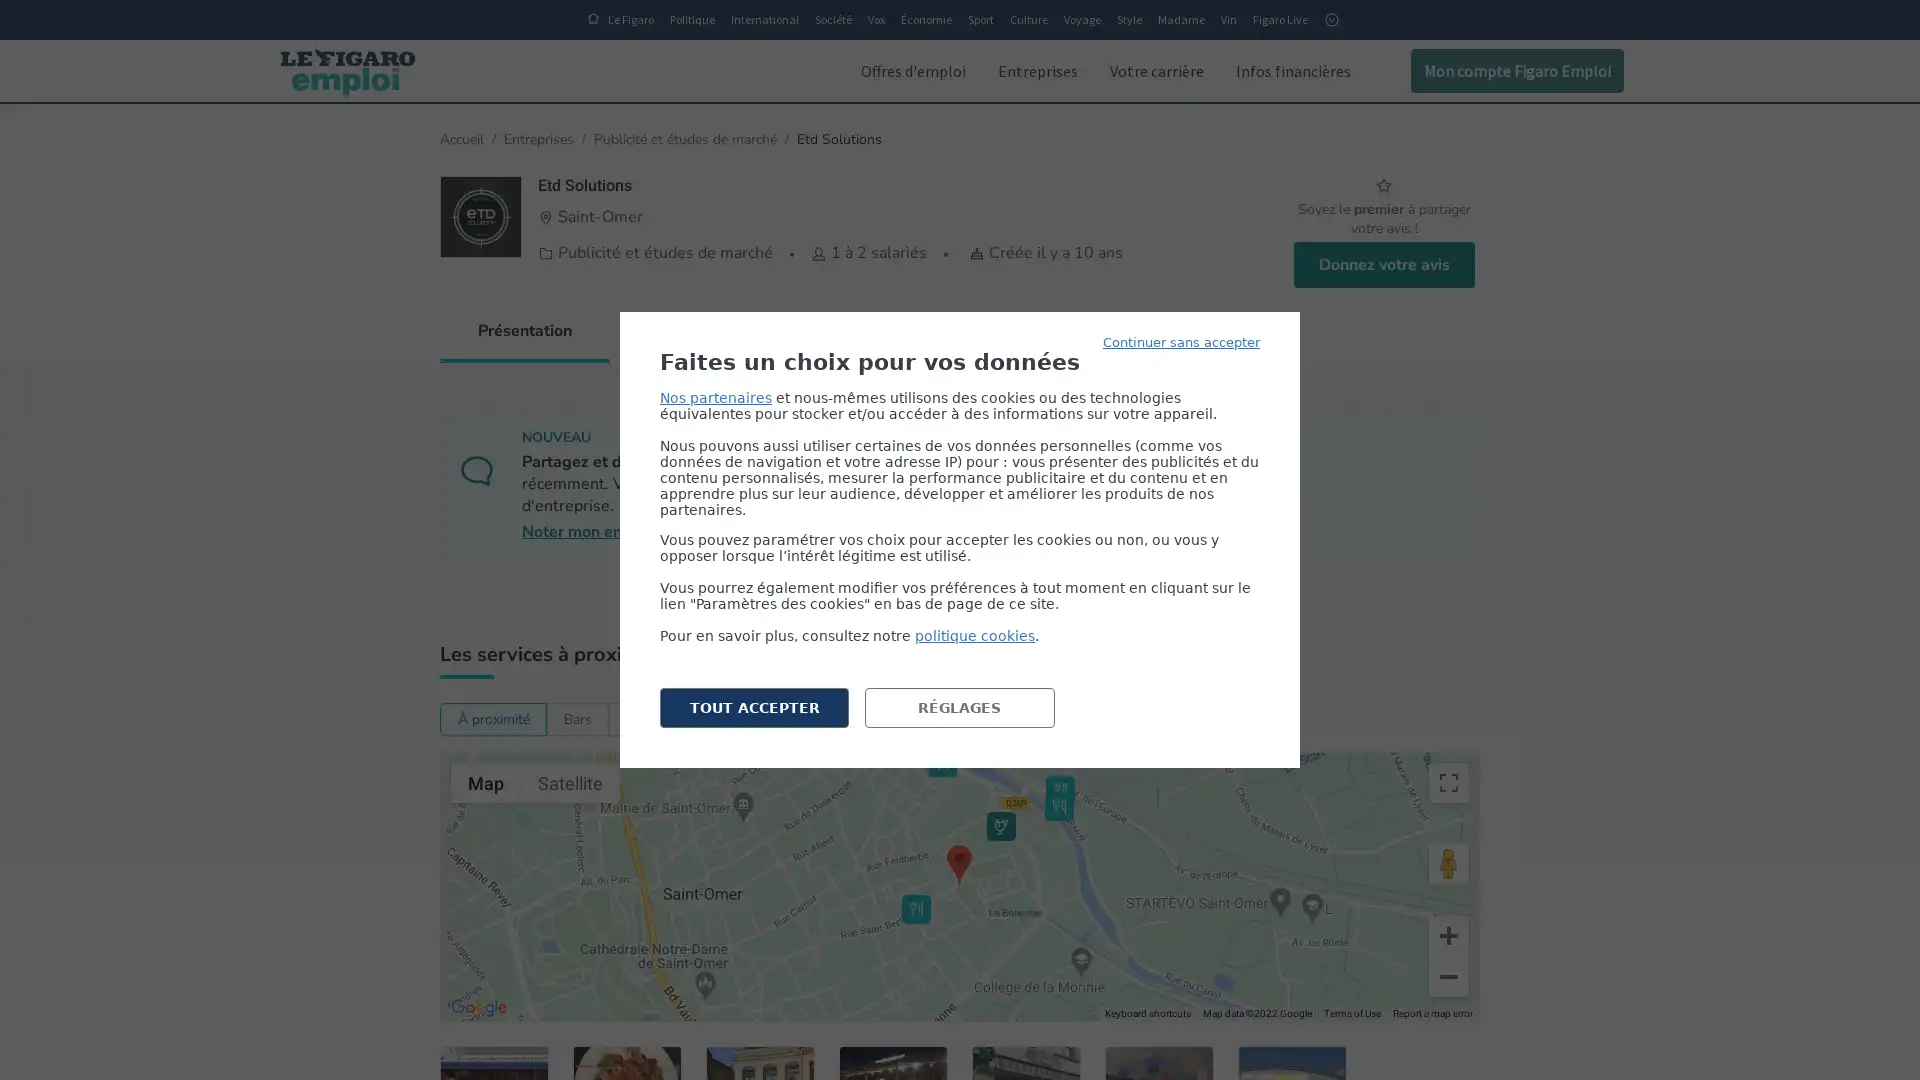  Describe the element at coordinates (1001, 826) in the screenshot. I see `Tabac au Prix d'Amerique` at that location.